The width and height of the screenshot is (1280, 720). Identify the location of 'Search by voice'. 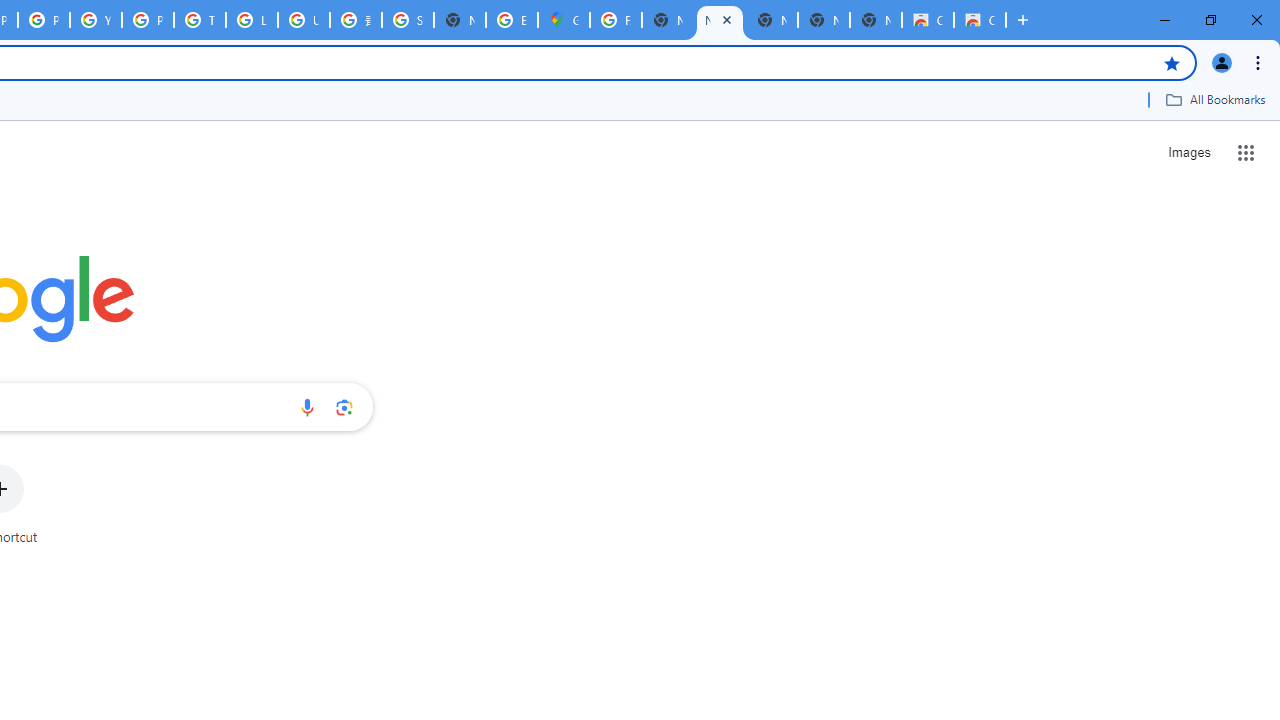
(306, 406).